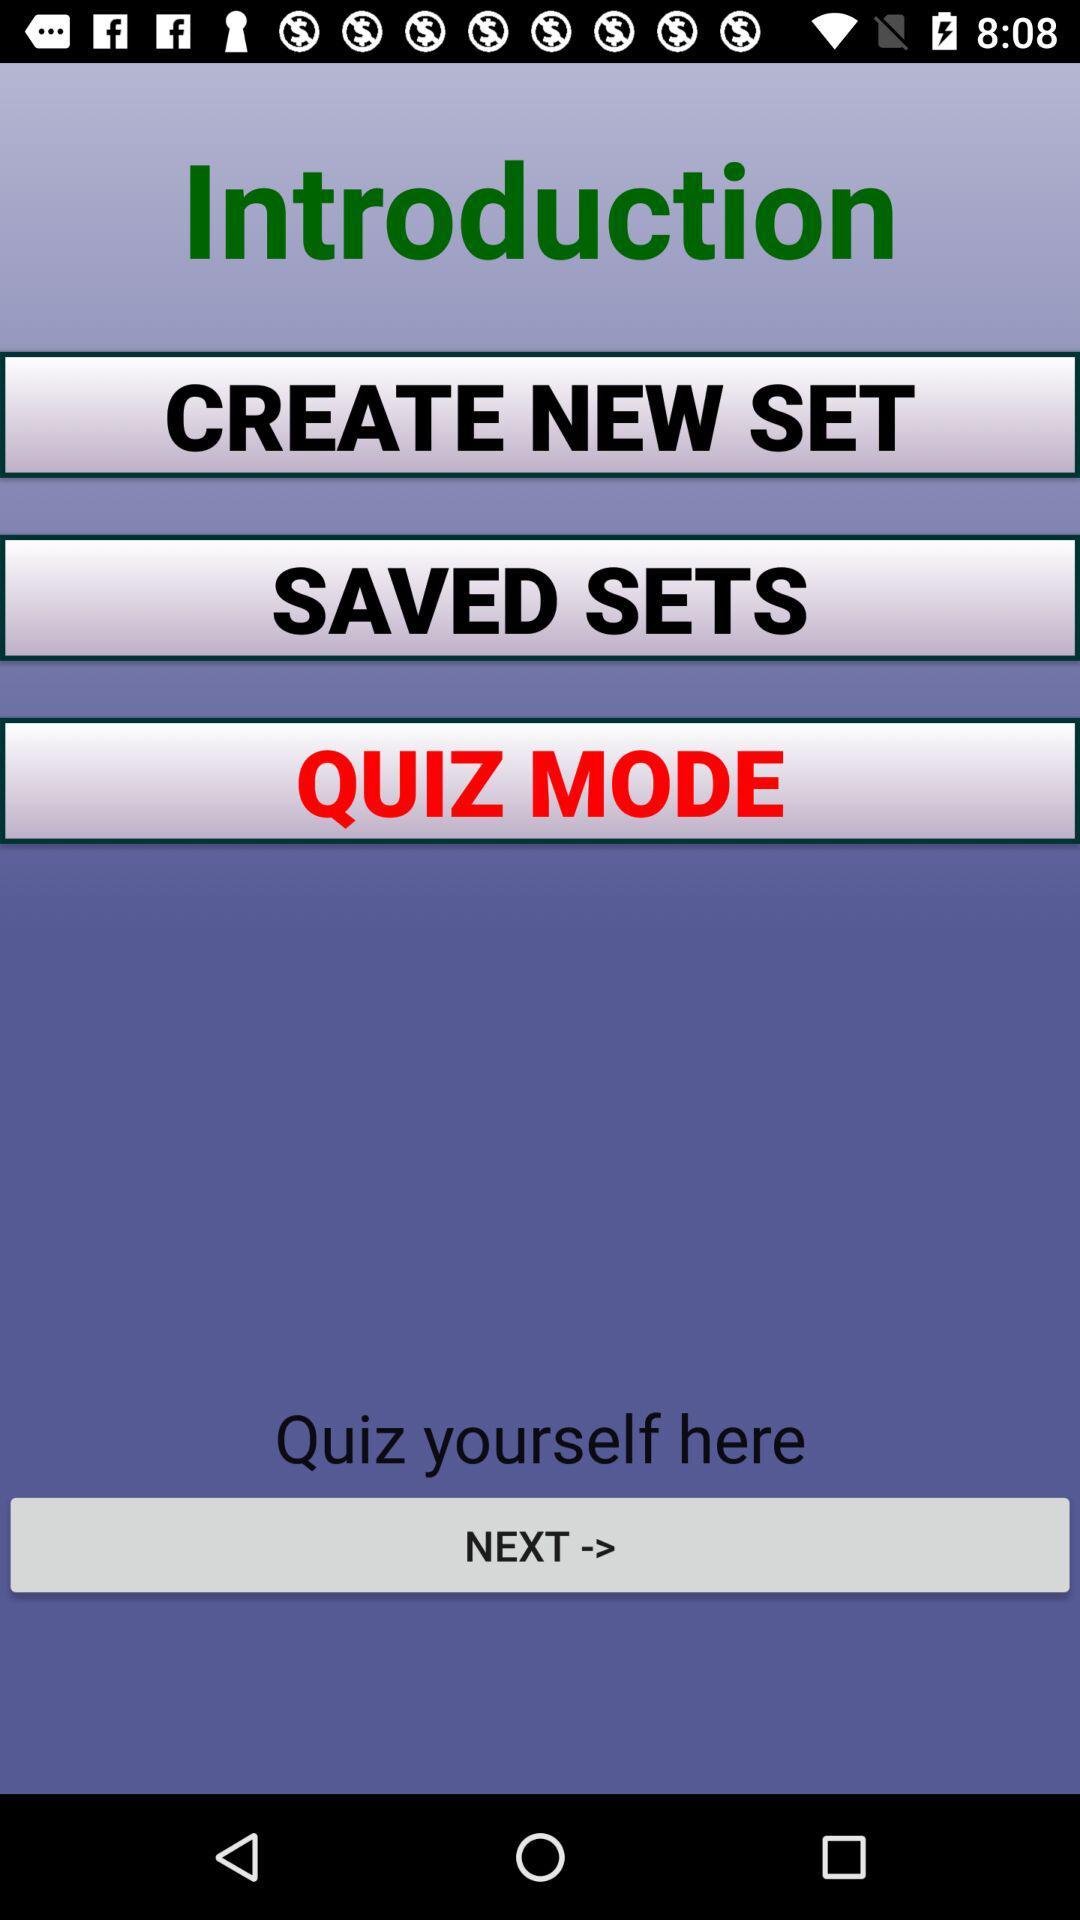  Describe the element at coordinates (540, 1544) in the screenshot. I see `next -> icon` at that location.